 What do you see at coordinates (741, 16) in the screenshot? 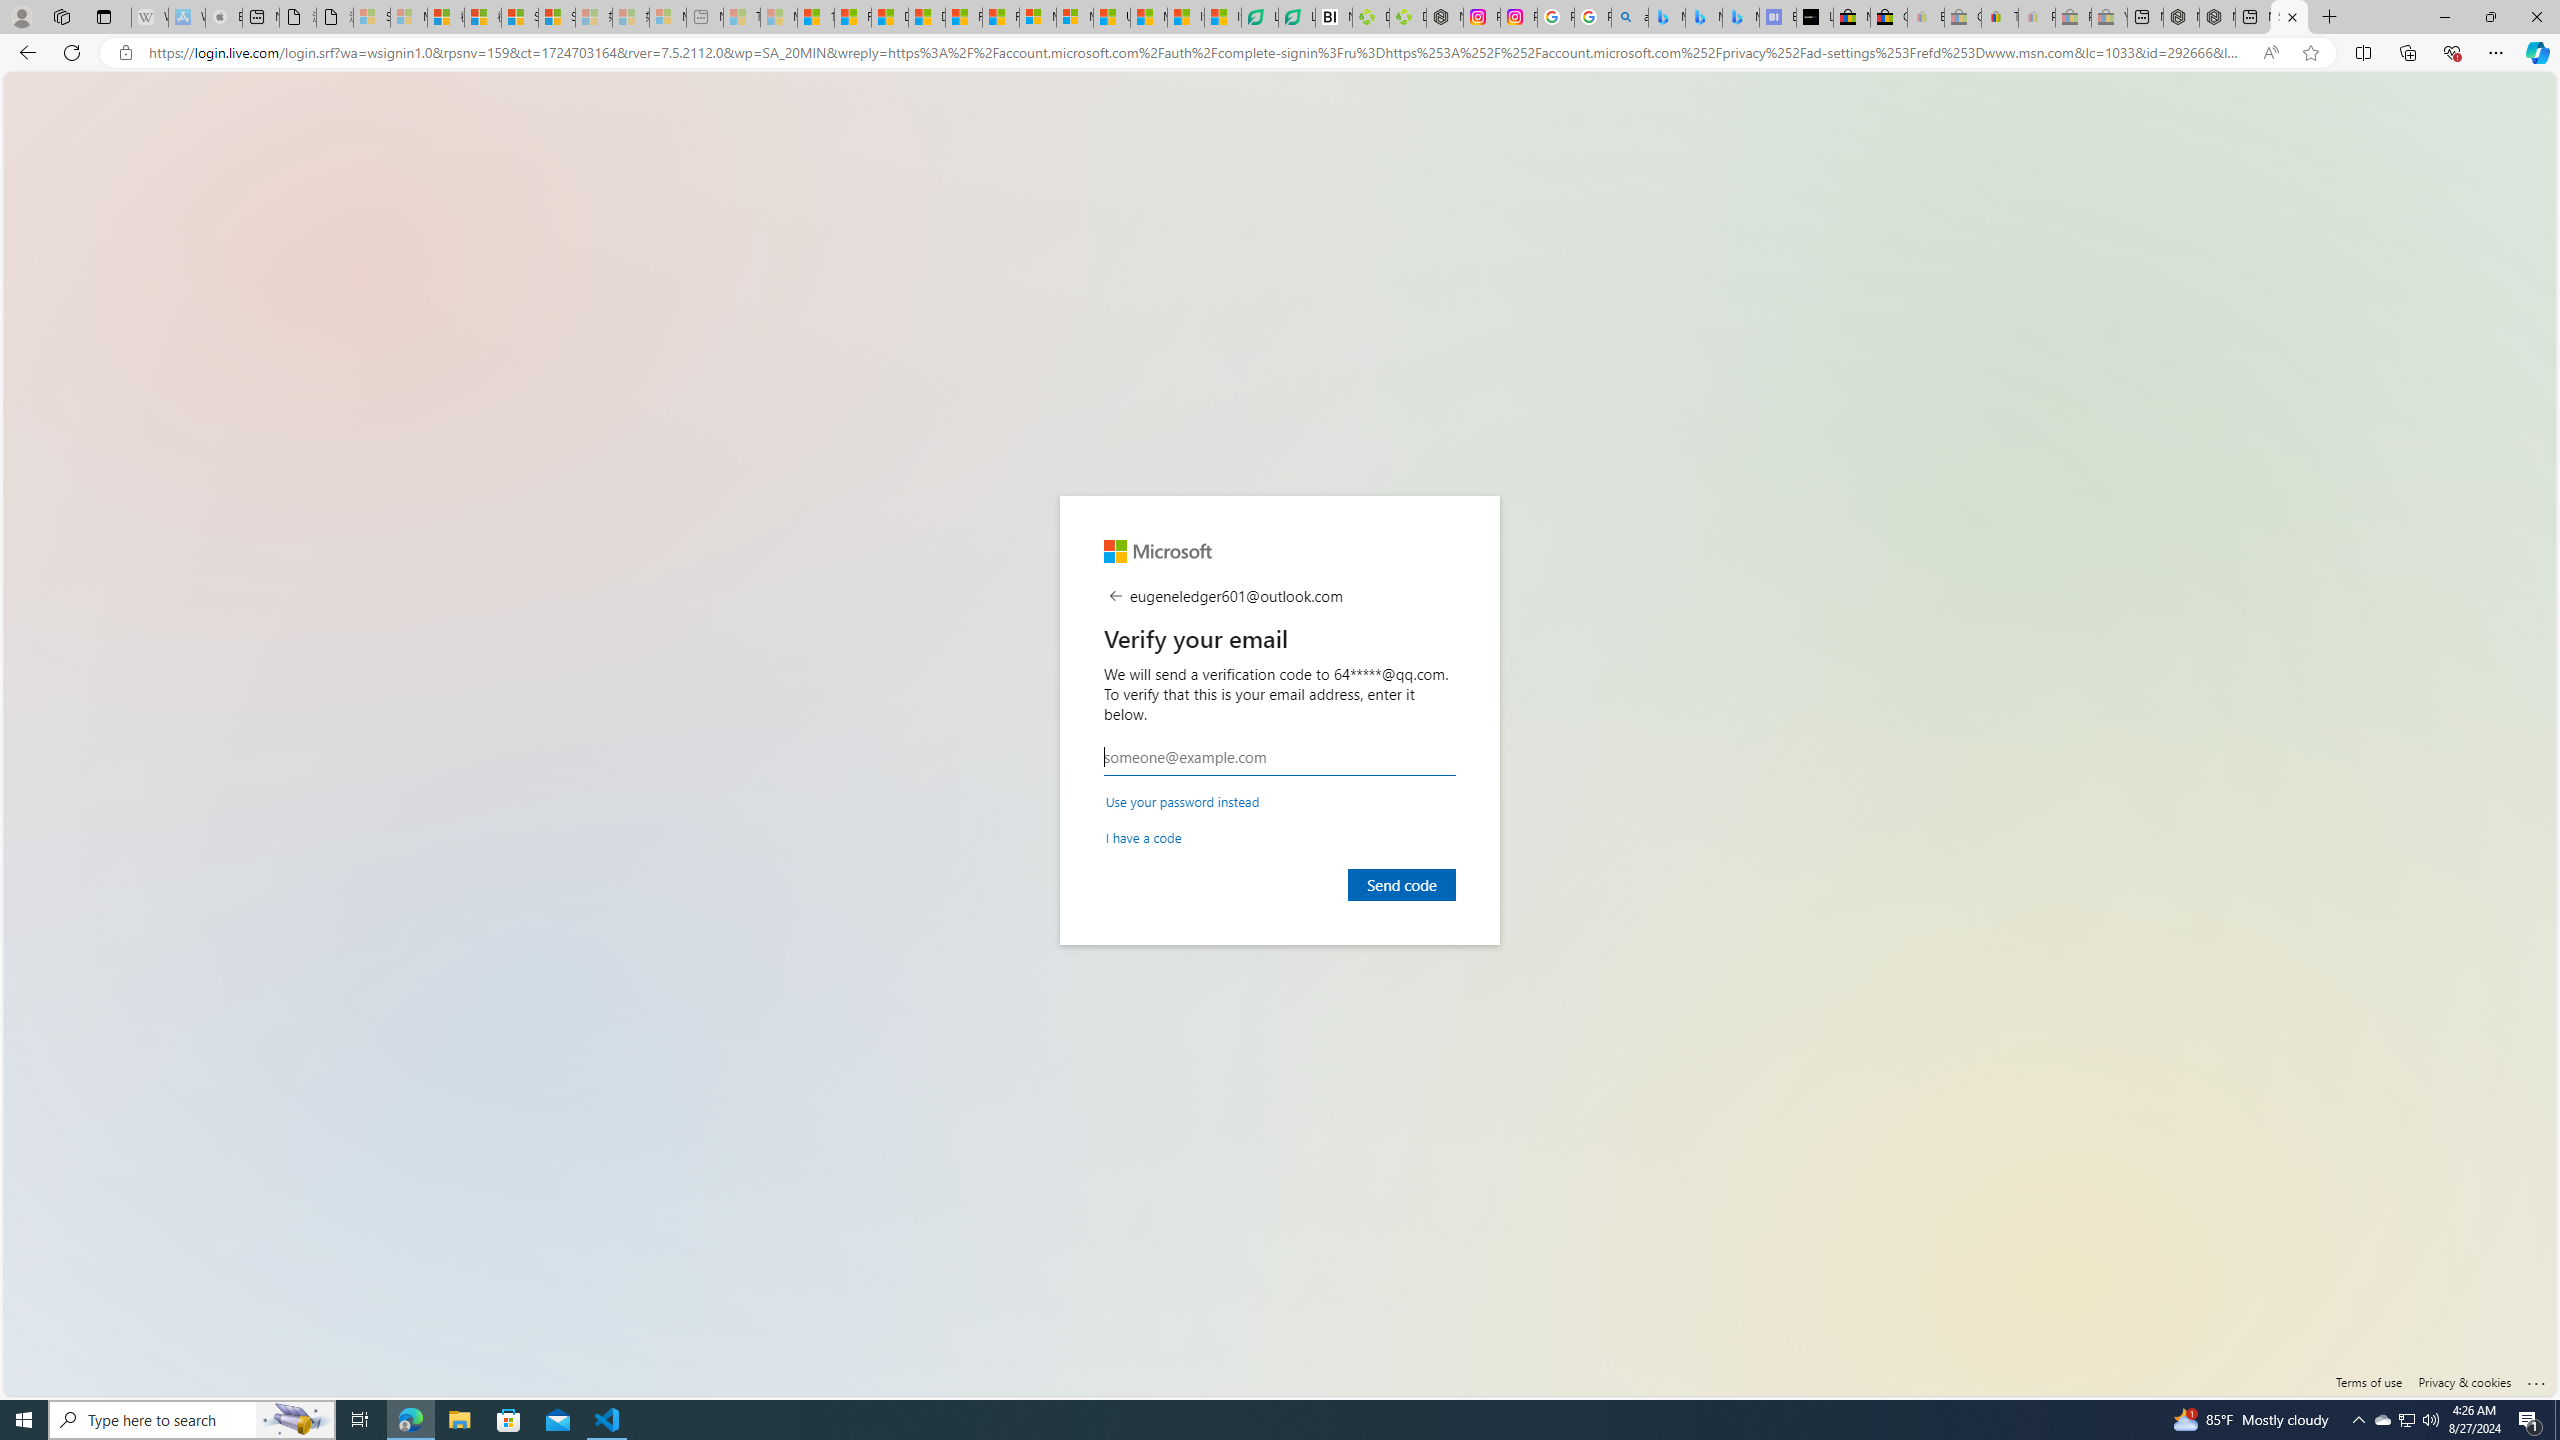
I see `'Top Stories - MSN - Sleeping'` at bounding box center [741, 16].